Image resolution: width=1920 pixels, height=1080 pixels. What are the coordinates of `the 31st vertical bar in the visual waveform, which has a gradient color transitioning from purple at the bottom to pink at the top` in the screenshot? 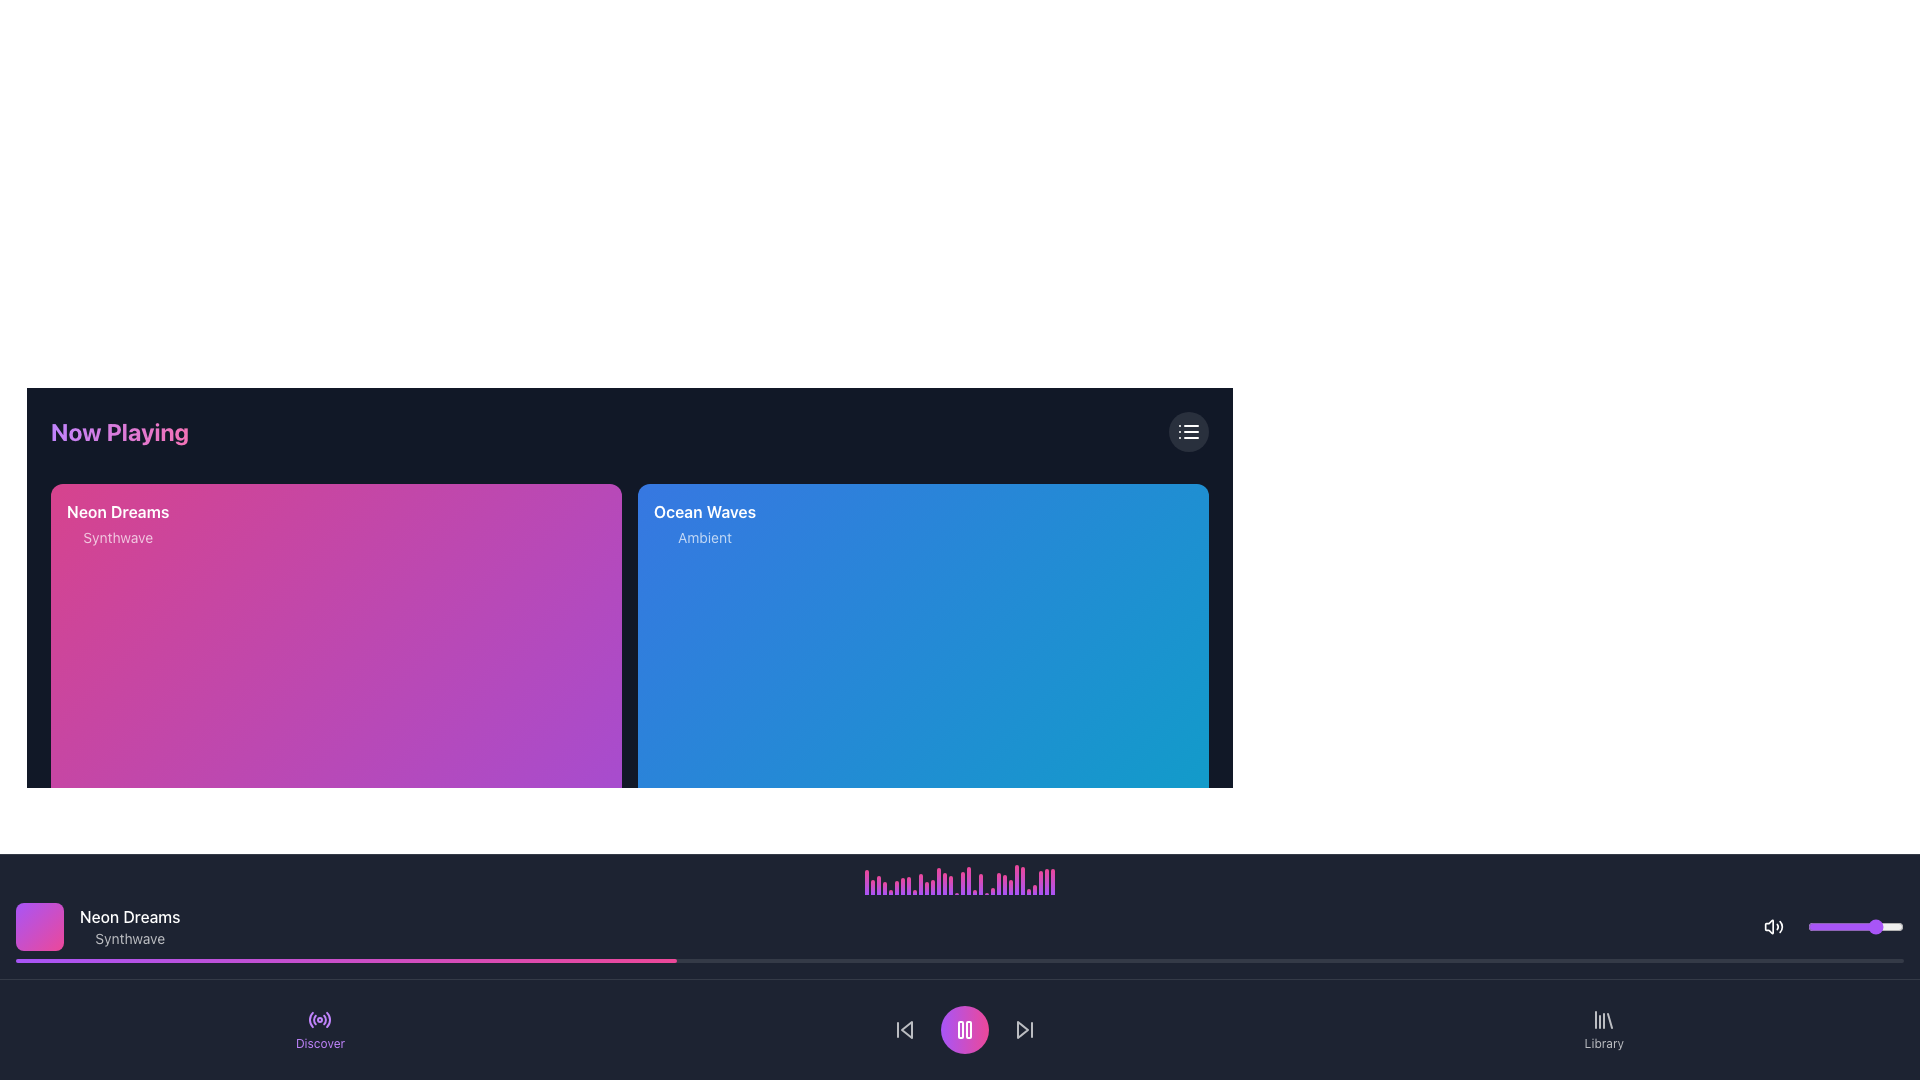 It's located at (1040, 878).